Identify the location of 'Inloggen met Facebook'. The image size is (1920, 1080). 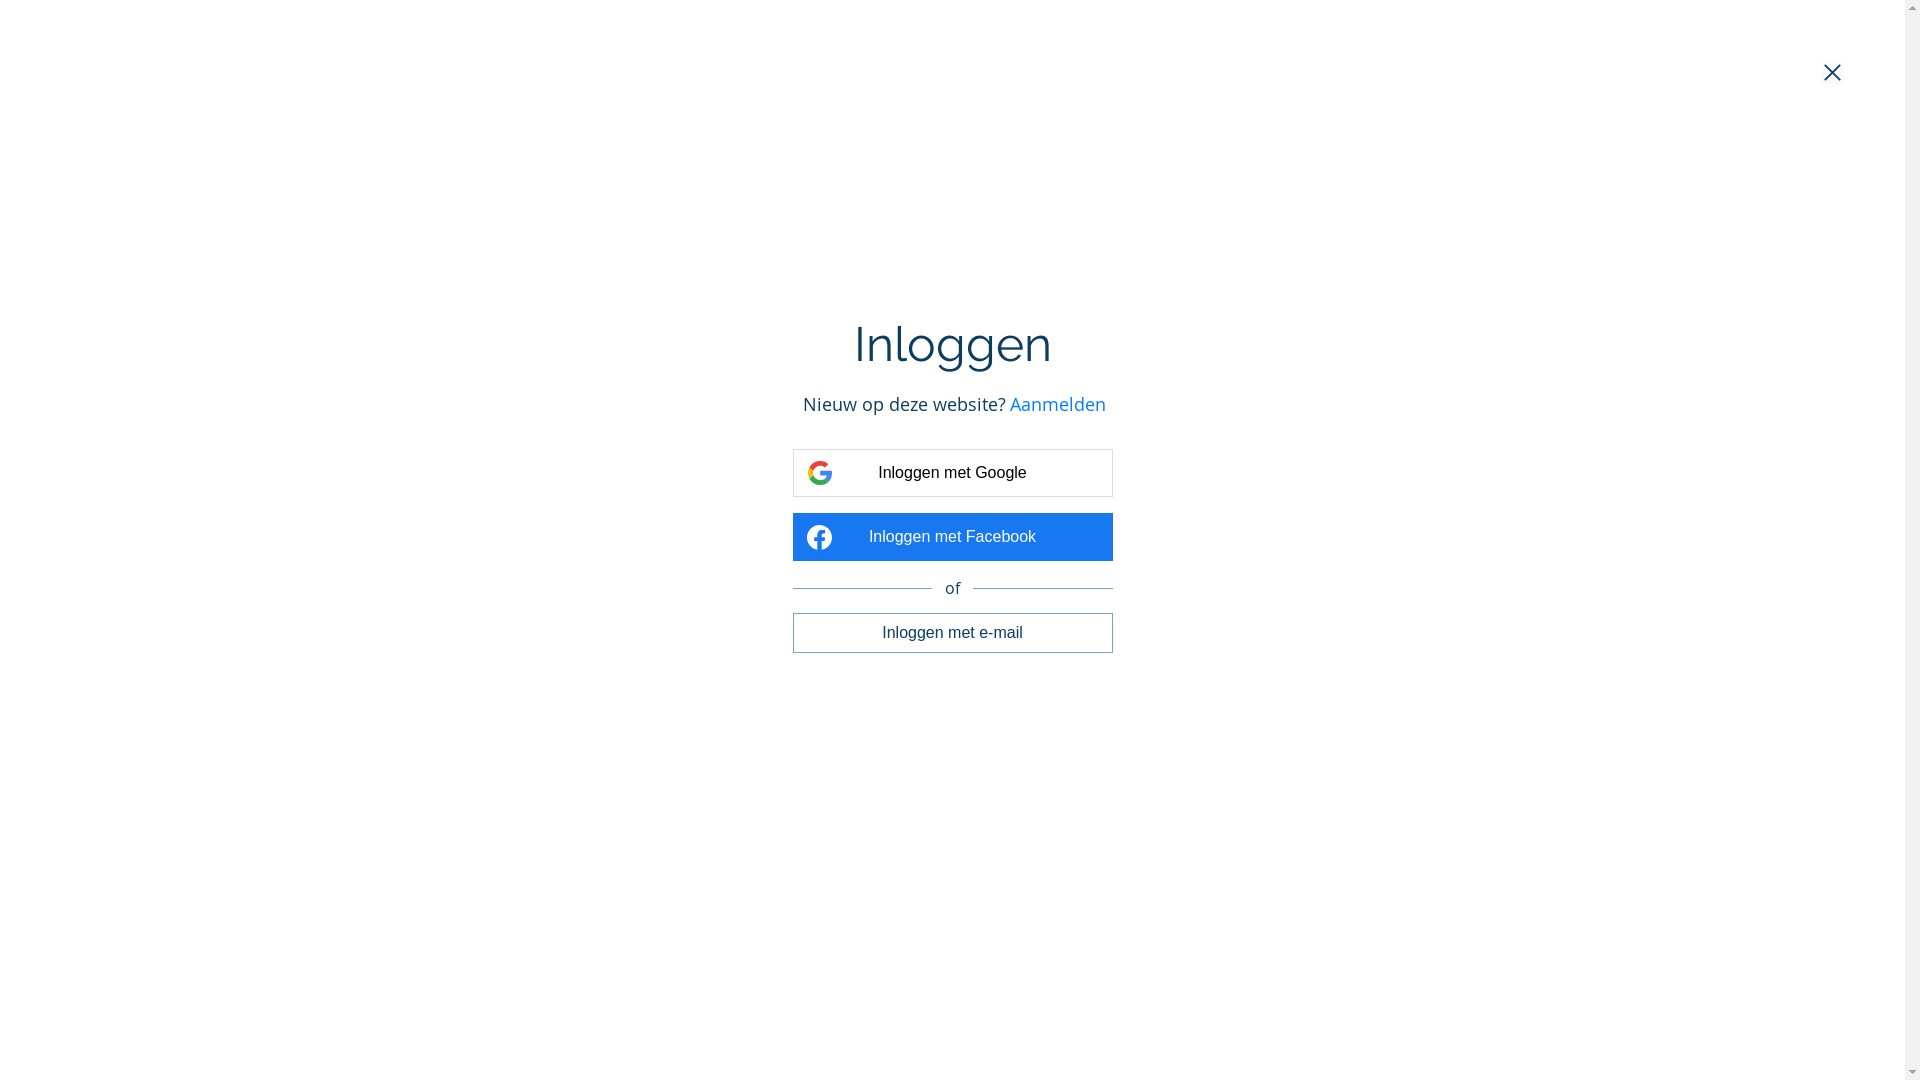
(950, 535).